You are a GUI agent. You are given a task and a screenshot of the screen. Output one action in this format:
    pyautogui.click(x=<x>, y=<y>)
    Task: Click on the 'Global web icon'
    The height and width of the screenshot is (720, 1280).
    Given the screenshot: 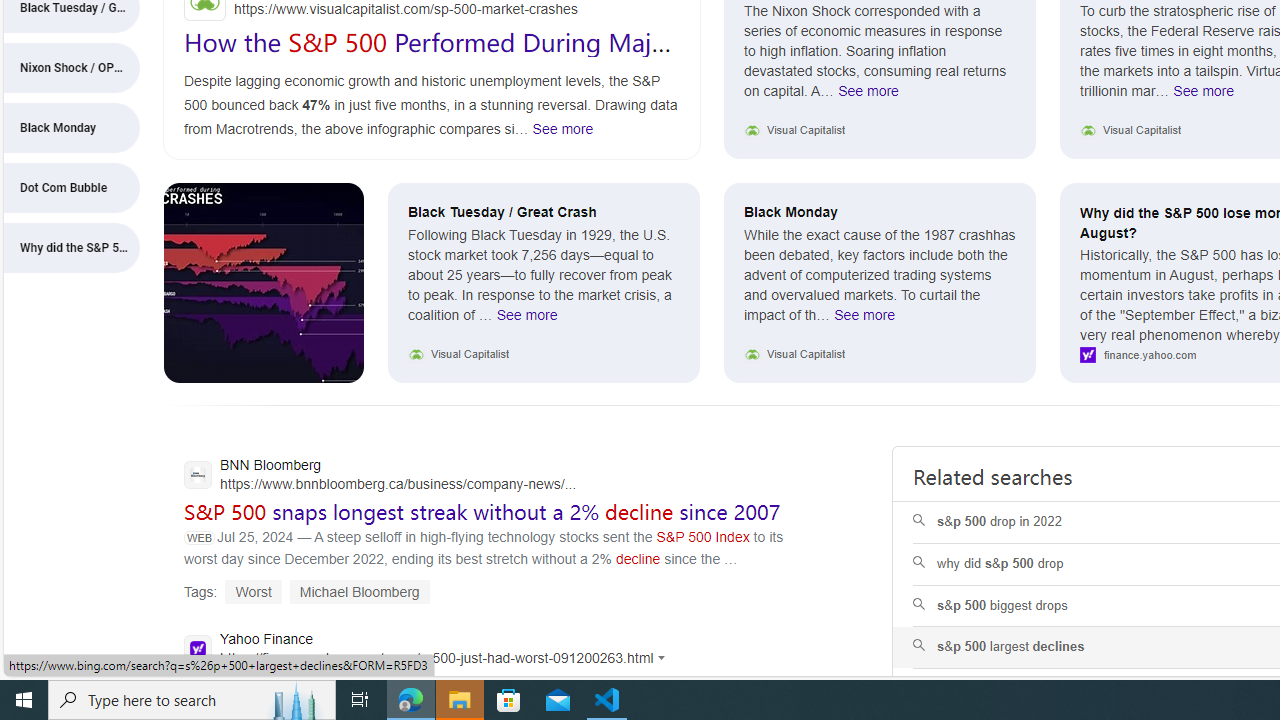 What is the action you would take?
    pyautogui.click(x=197, y=648)
    